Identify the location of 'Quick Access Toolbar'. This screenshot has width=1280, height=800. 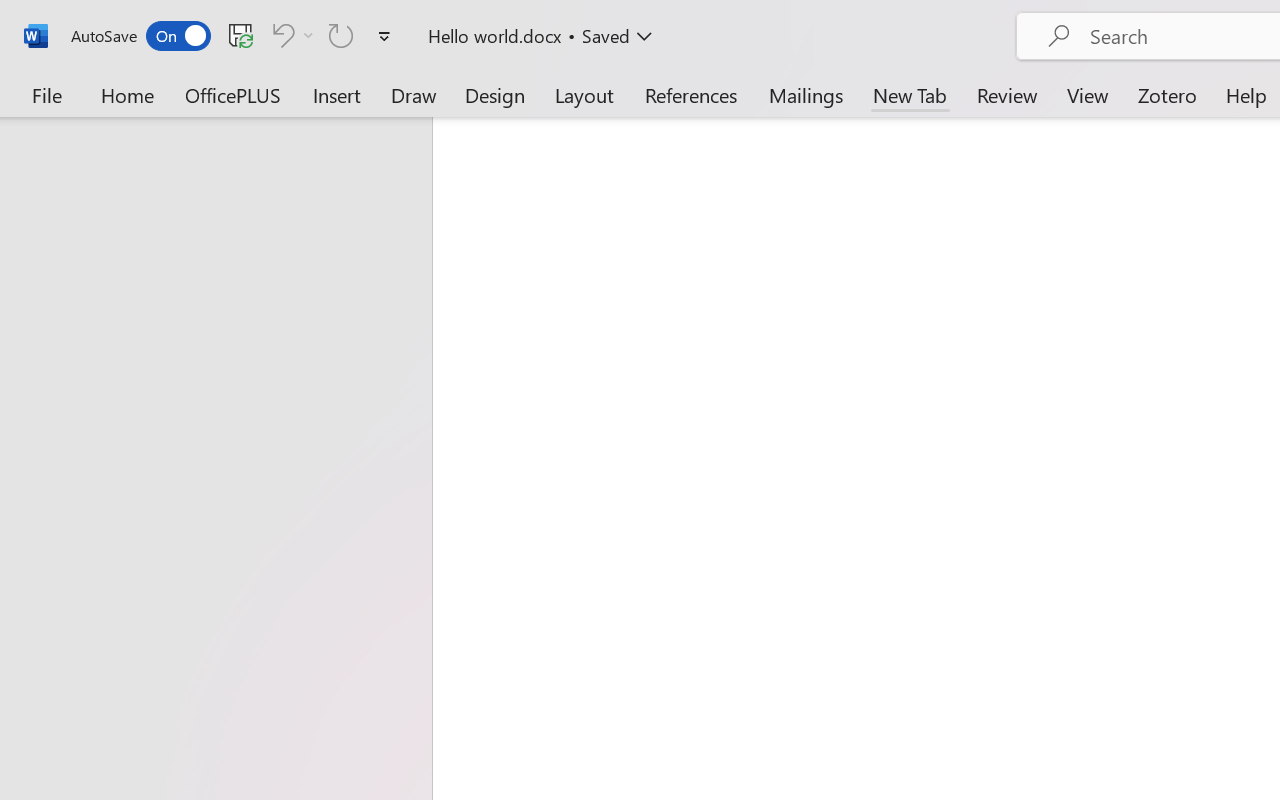
(234, 35).